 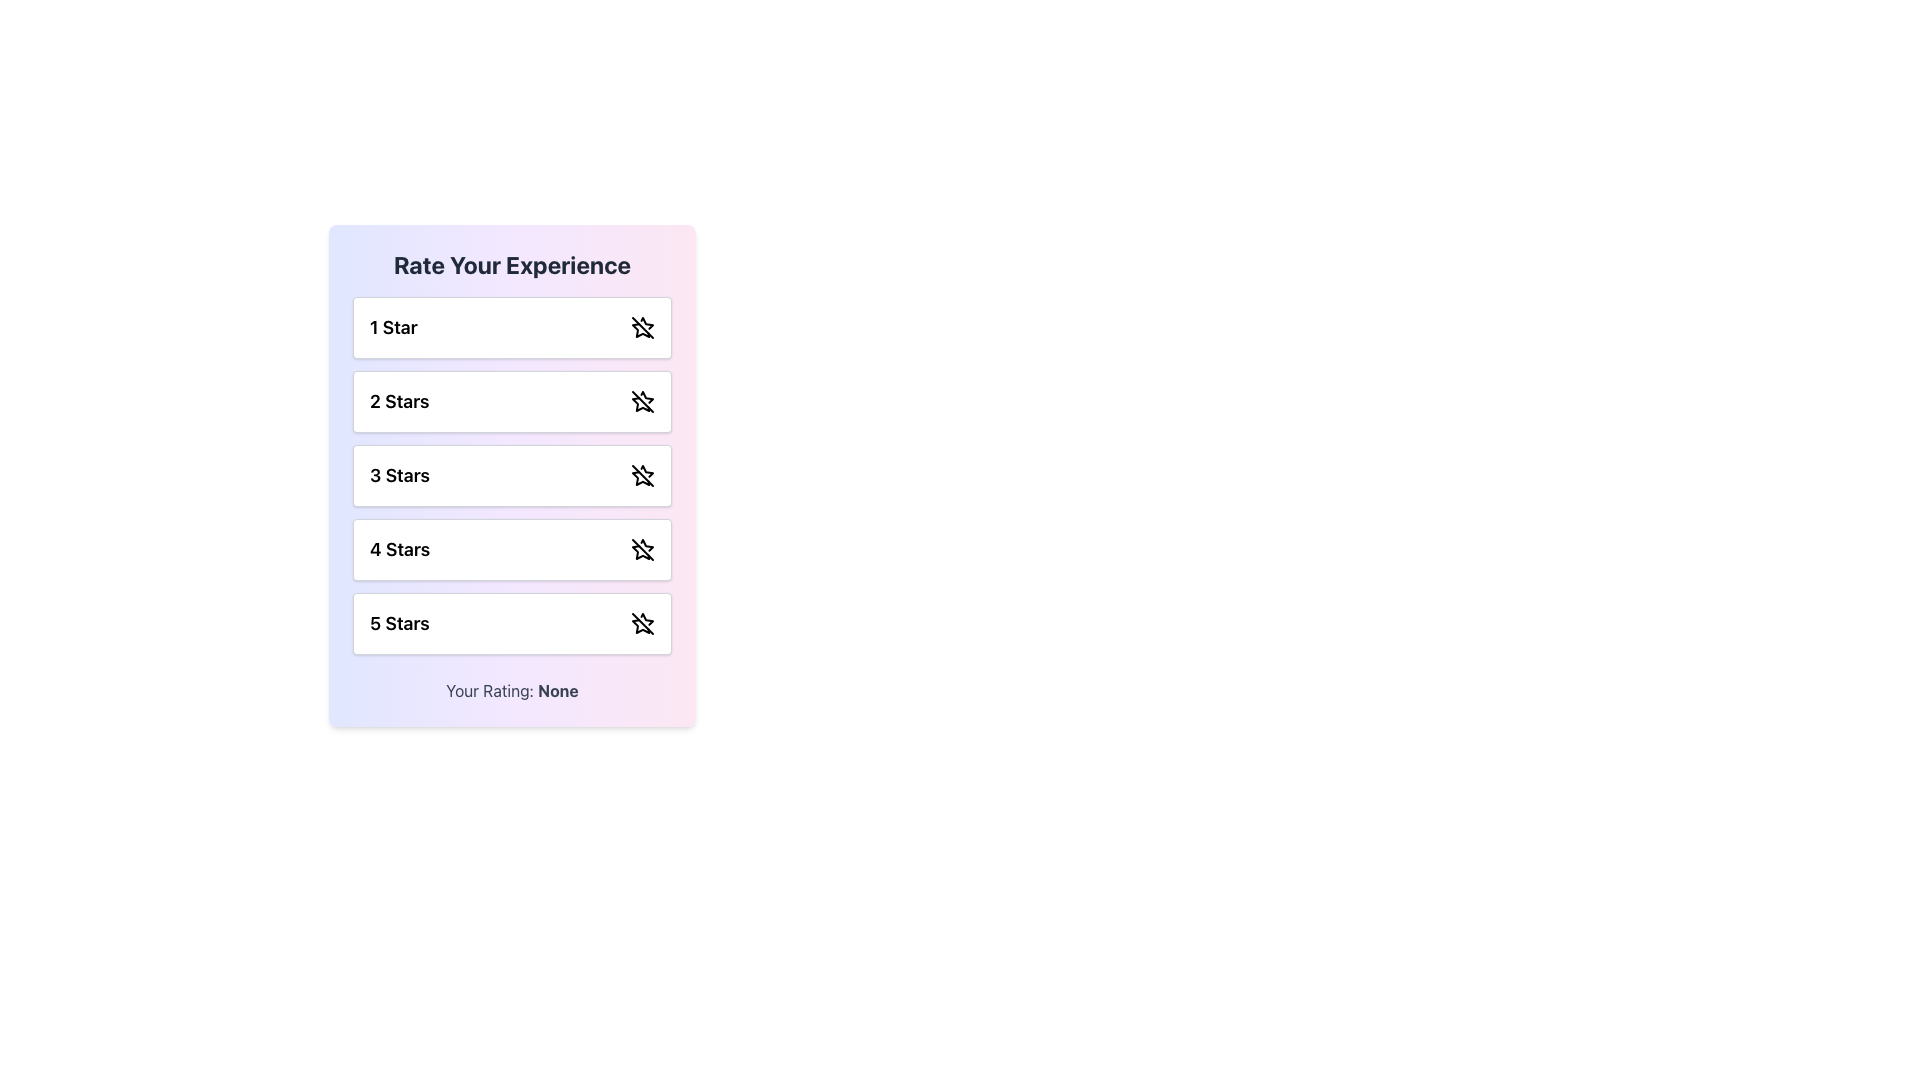 What do you see at coordinates (643, 475) in the screenshot?
I see `the star icon with a line through it, which is located to the right of the '3 Stars' text in the third row of the rating options` at bounding box center [643, 475].